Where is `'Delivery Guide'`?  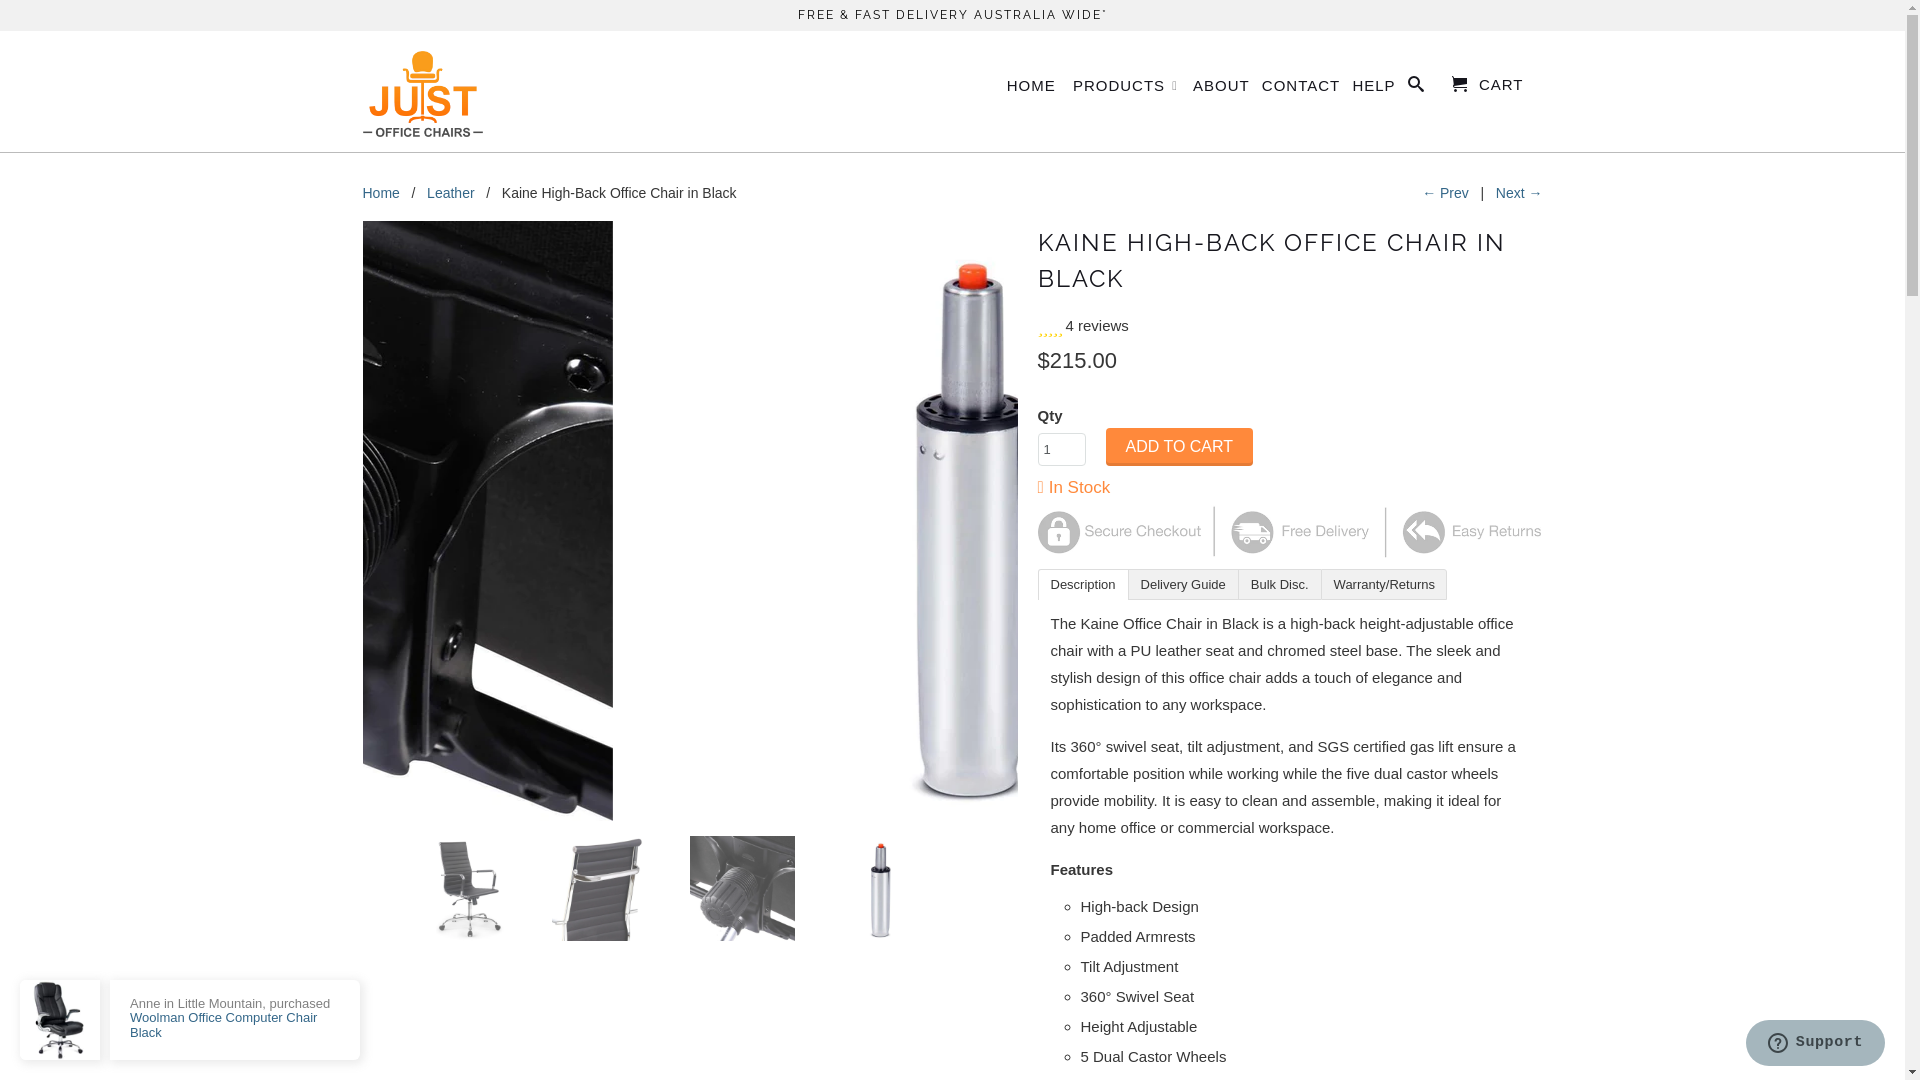 'Delivery Guide' is located at coordinates (1183, 584).